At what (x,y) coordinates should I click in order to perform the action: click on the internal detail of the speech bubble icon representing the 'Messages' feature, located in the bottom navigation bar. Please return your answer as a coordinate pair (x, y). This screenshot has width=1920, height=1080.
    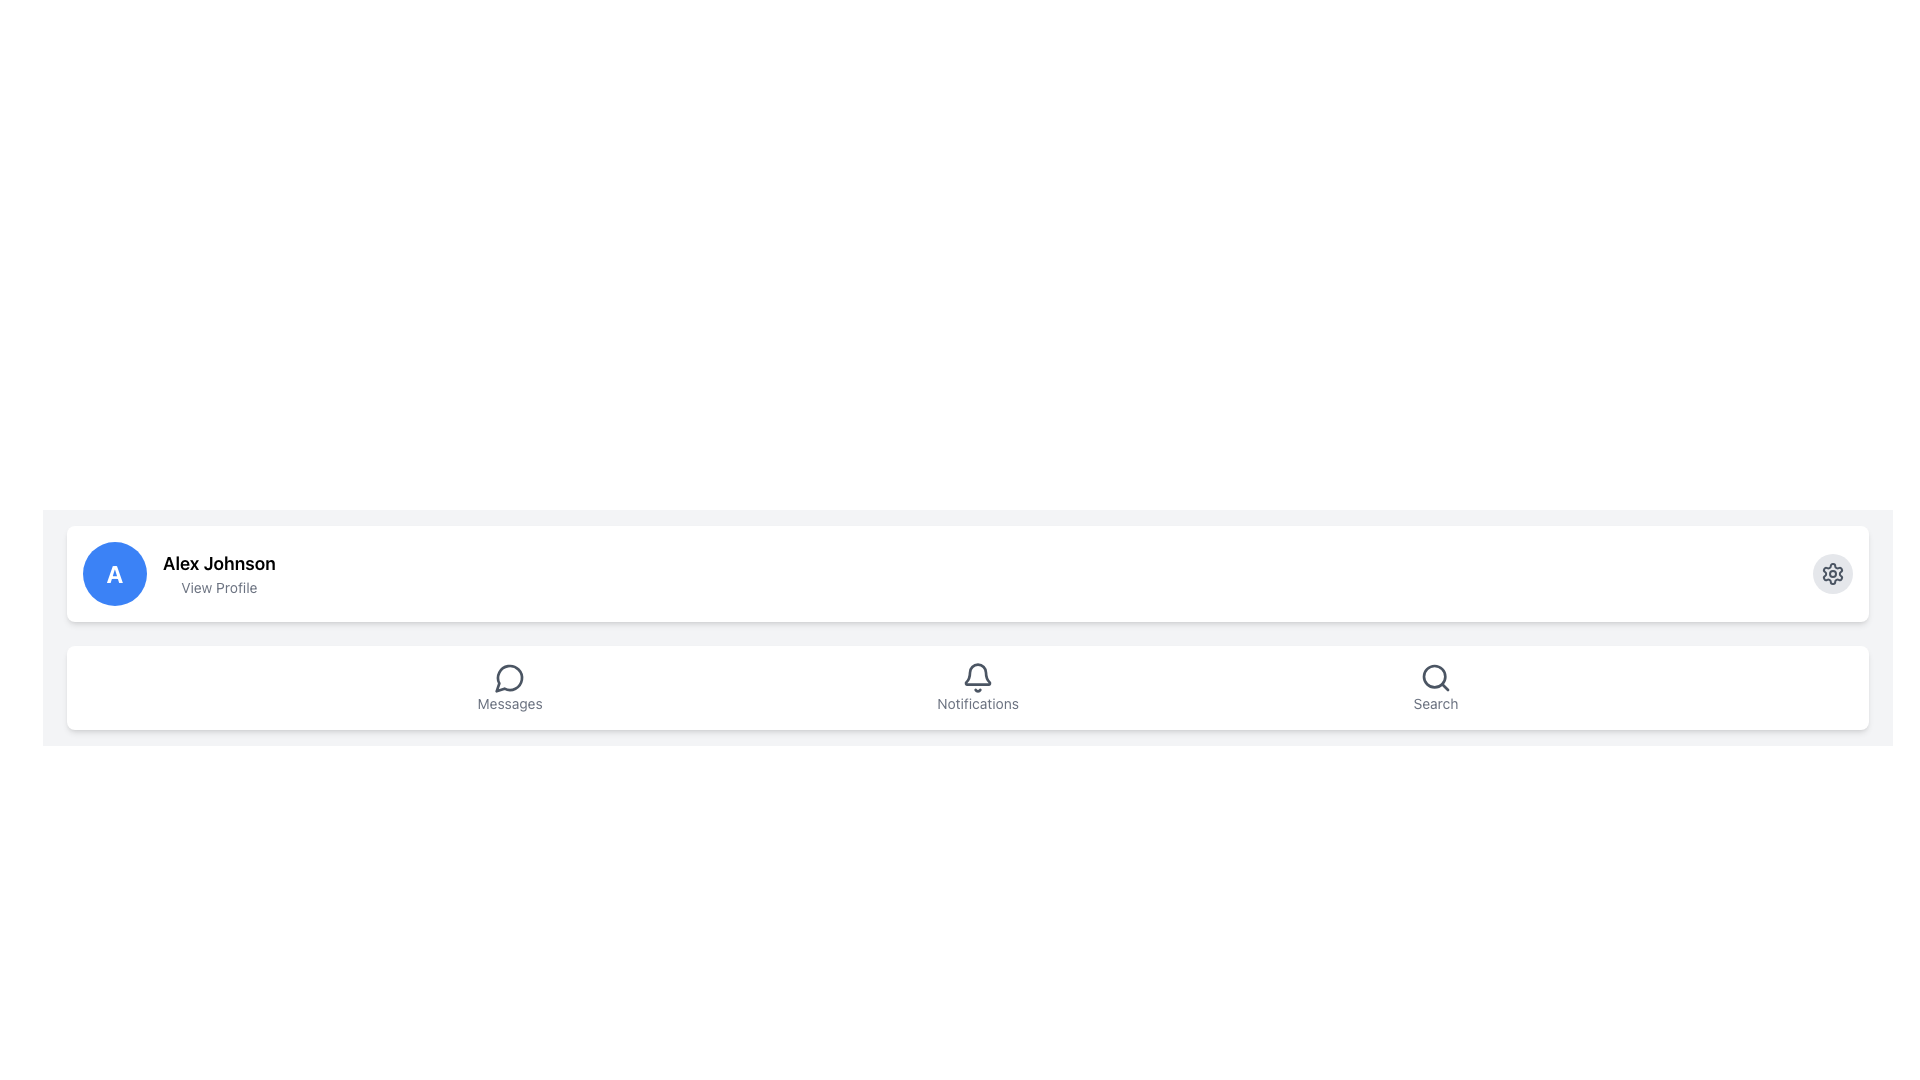
    Looking at the image, I should click on (509, 677).